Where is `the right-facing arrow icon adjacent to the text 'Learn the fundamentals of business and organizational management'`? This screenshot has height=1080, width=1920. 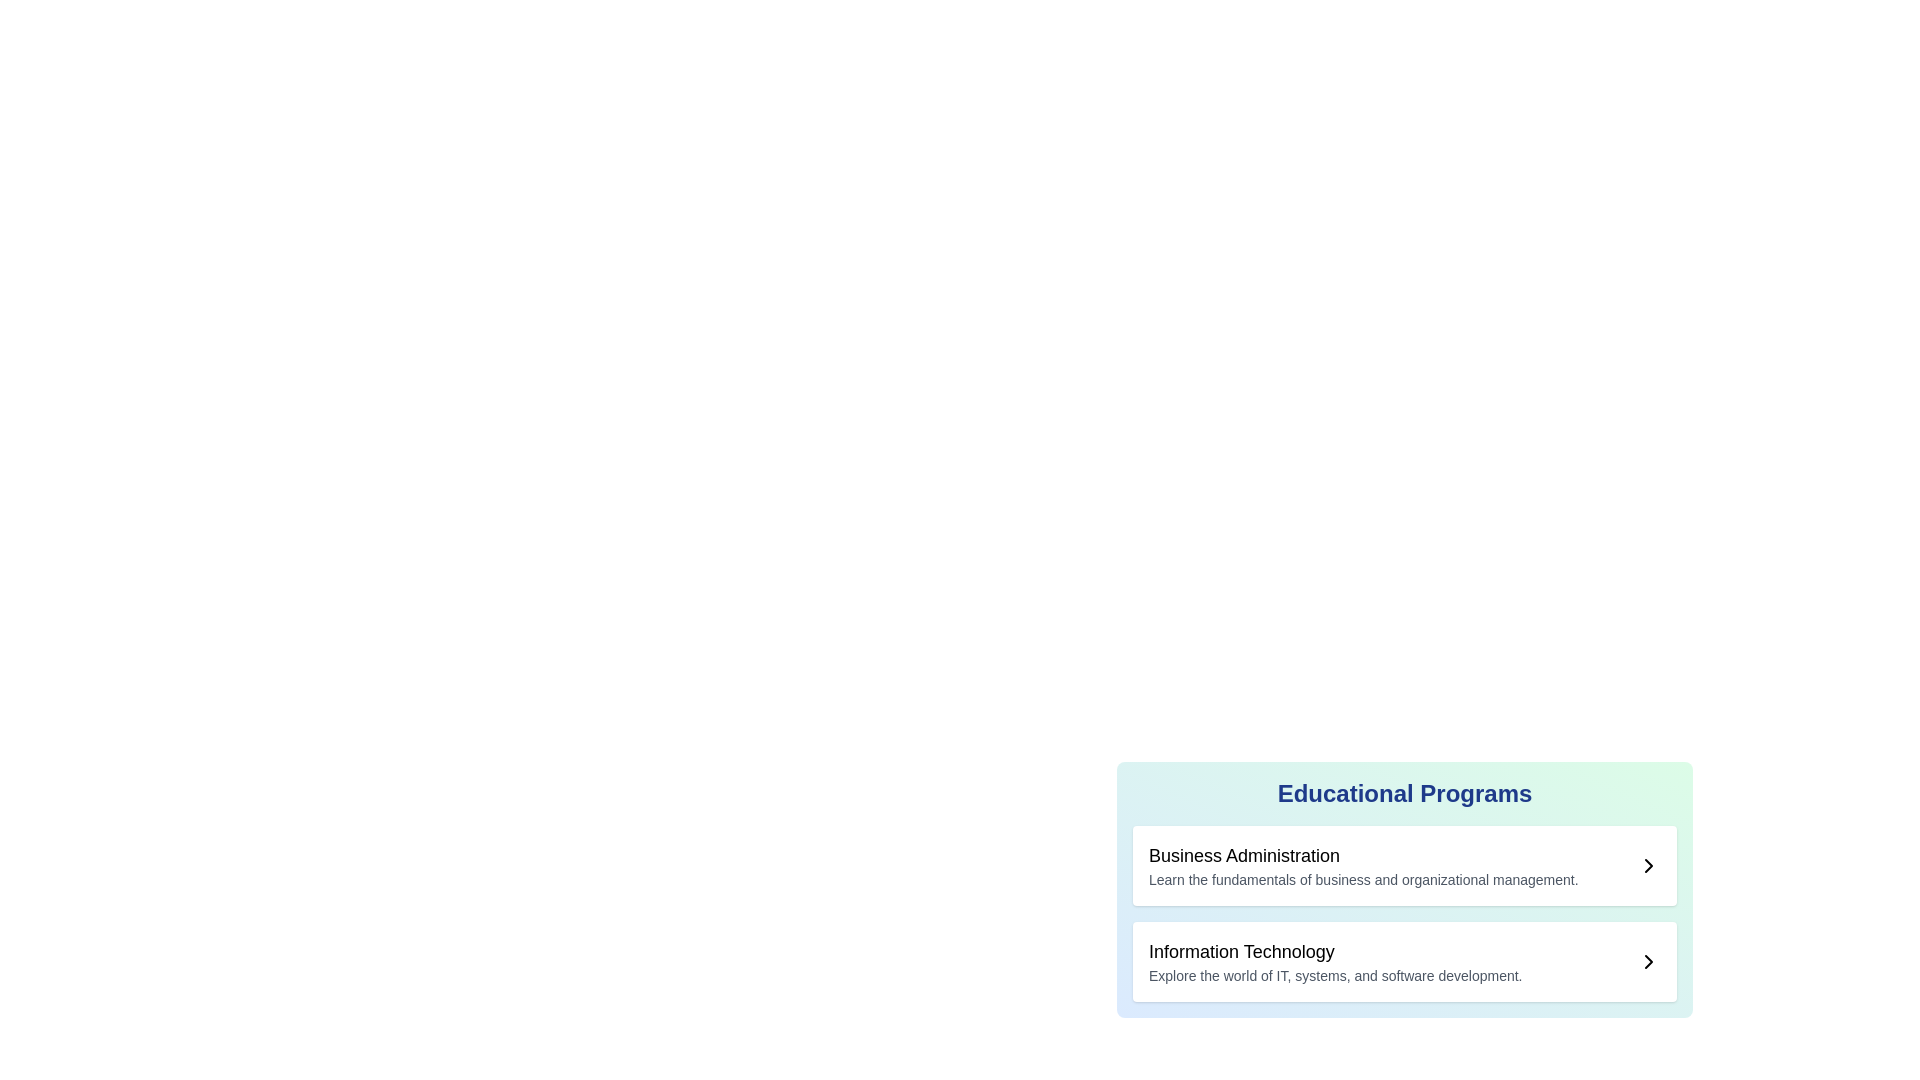 the right-facing arrow icon adjacent to the text 'Learn the fundamentals of business and organizational management' is located at coordinates (1649, 865).